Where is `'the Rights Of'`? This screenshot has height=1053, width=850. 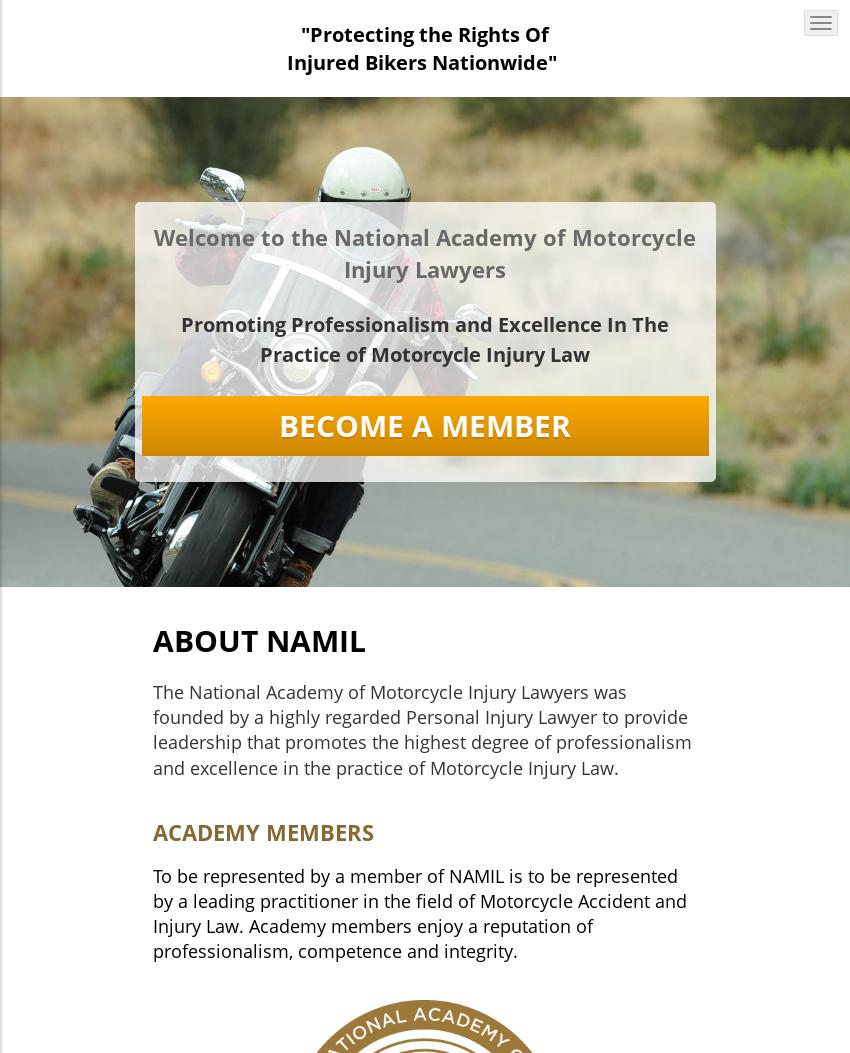 'the Rights Of' is located at coordinates (418, 34).